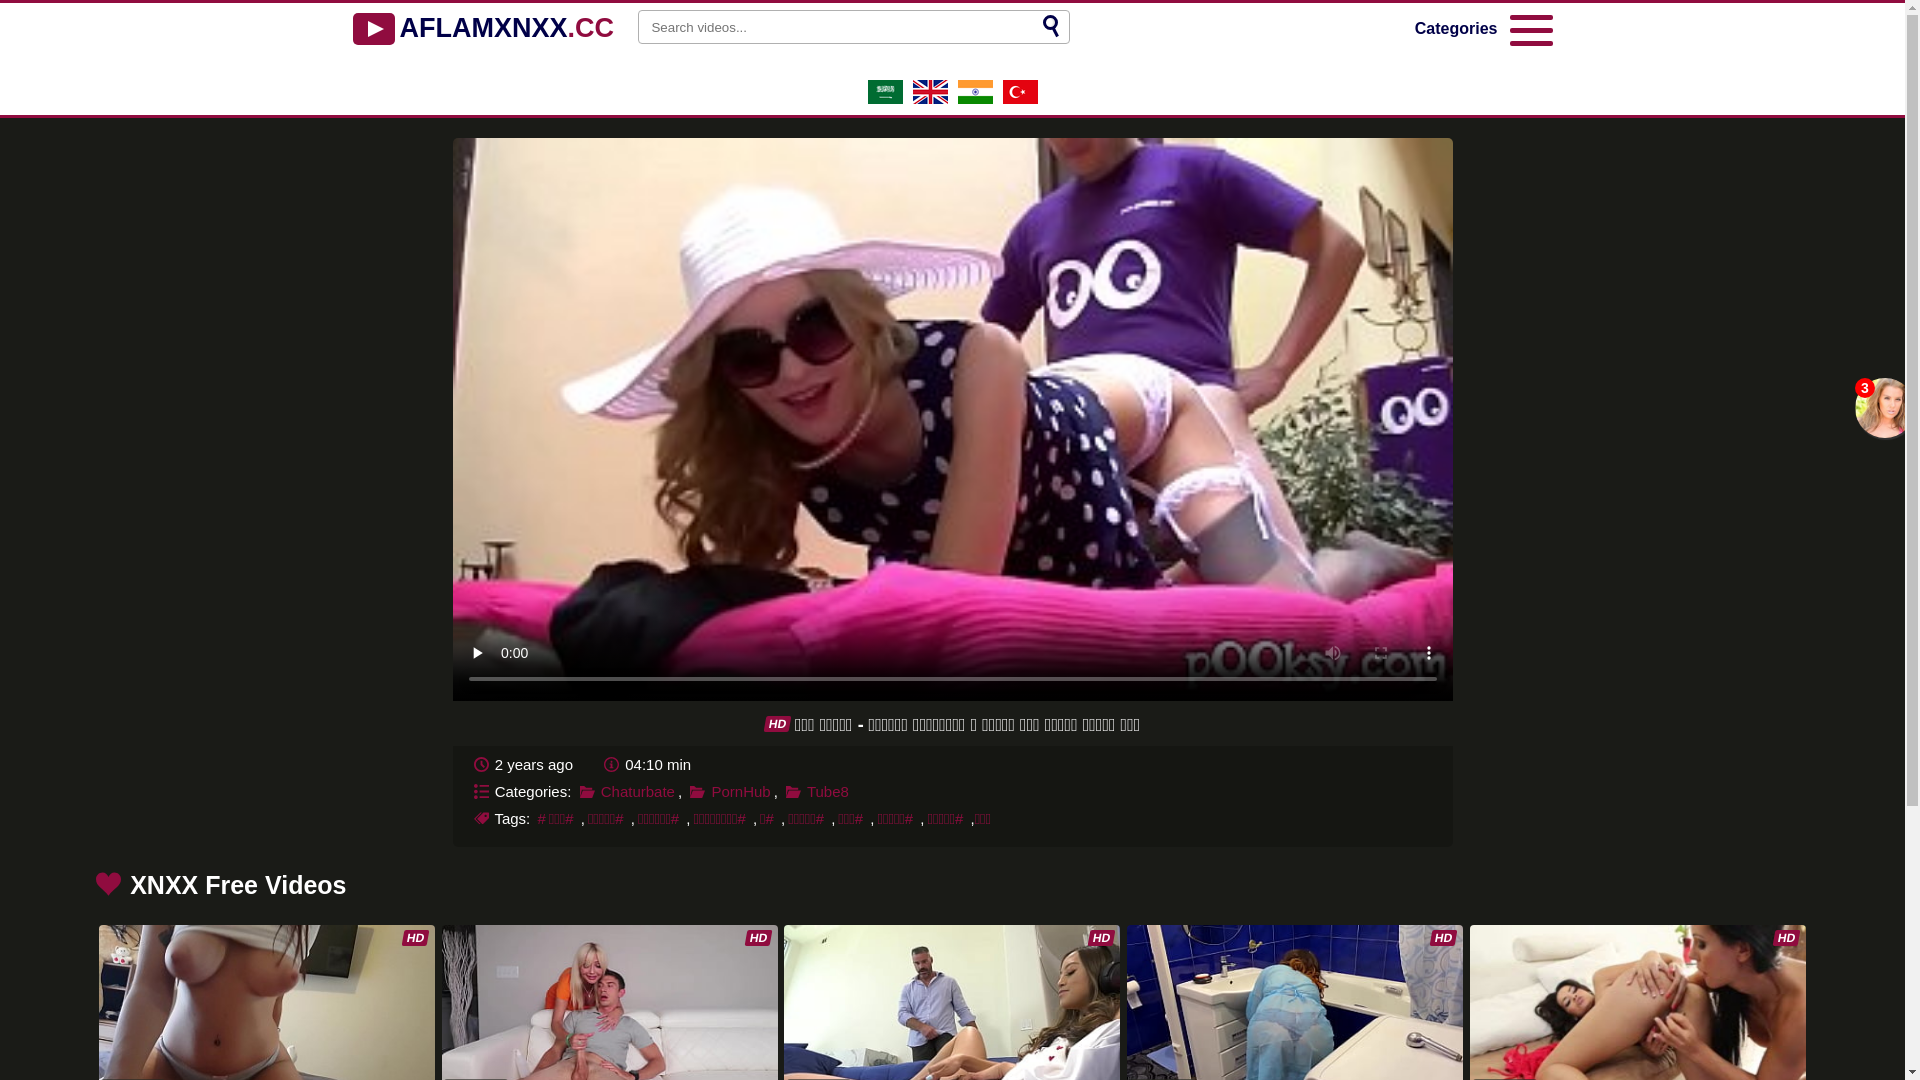 The image size is (1920, 1080). Describe the element at coordinates (626, 789) in the screenshot. I see `'Chaturbate'` at that location.